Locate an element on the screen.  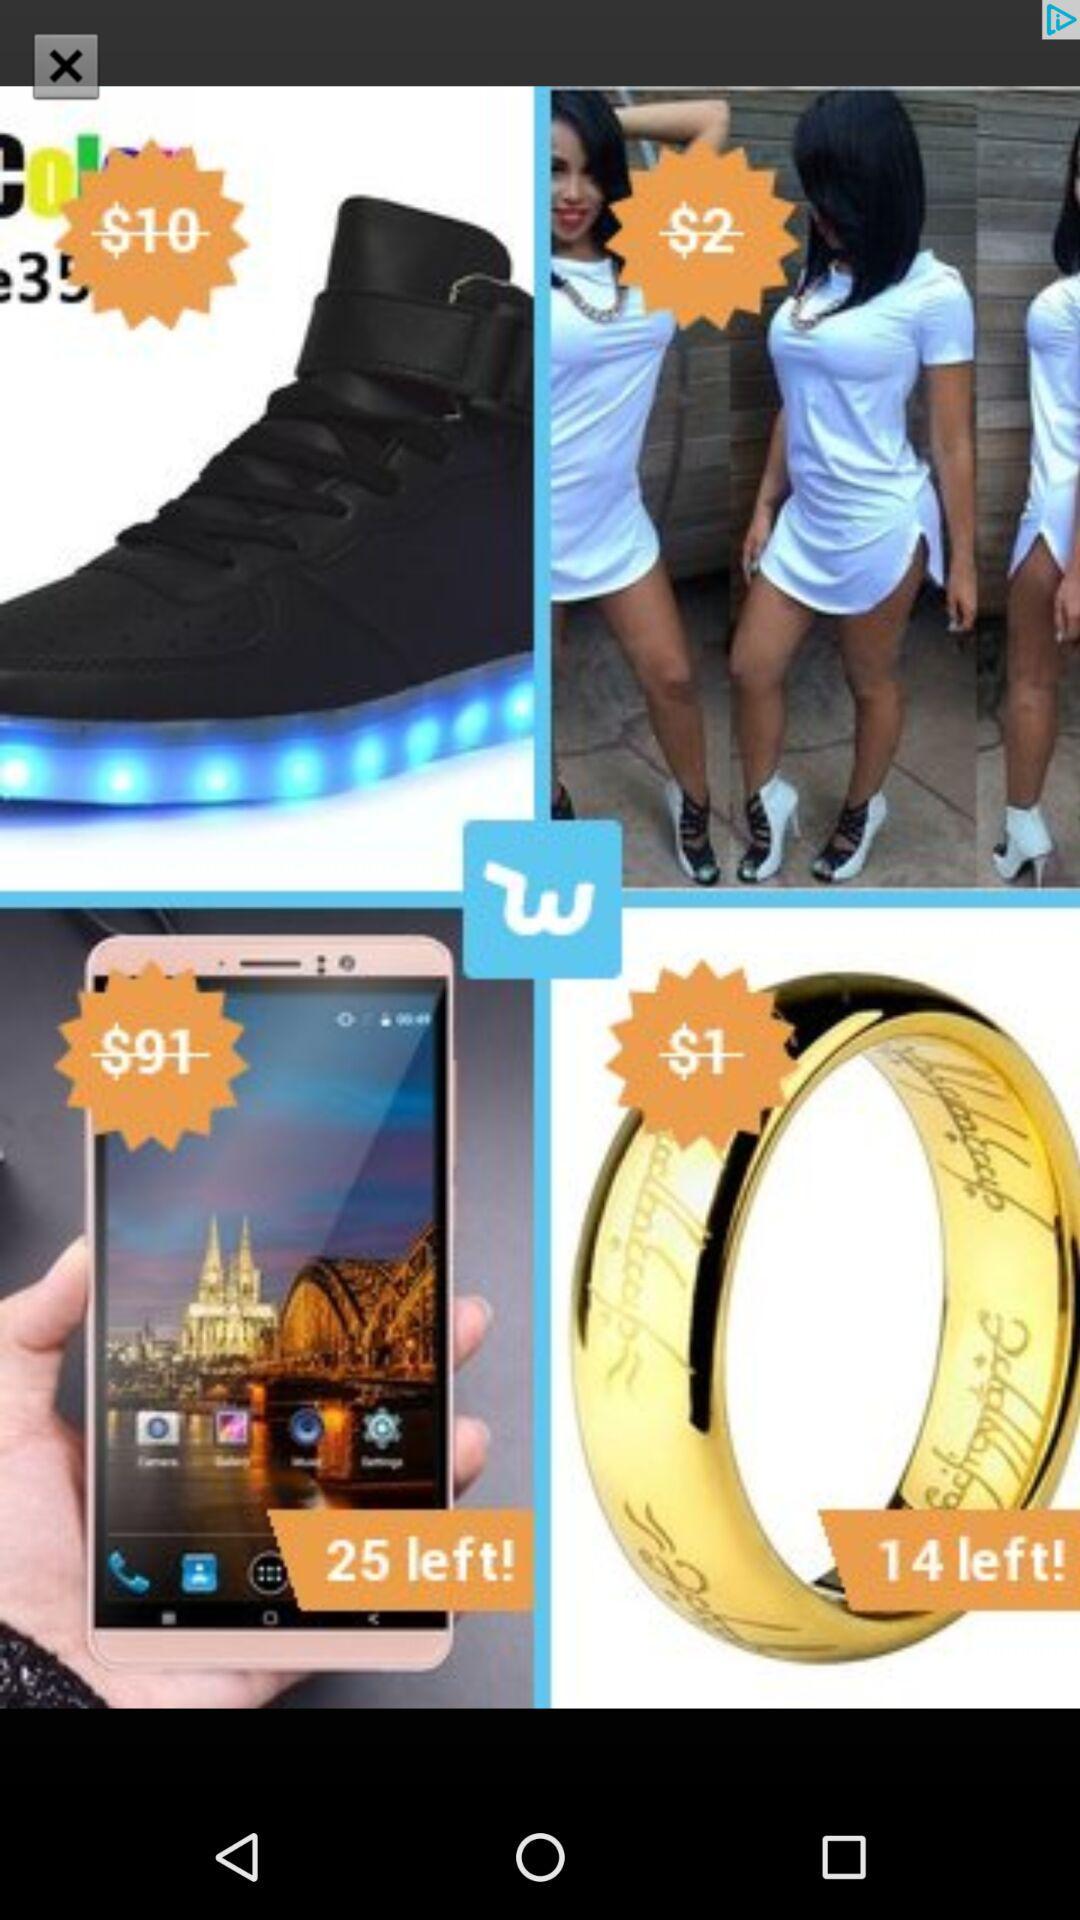
the close icon is located at coordinates (64, 70).